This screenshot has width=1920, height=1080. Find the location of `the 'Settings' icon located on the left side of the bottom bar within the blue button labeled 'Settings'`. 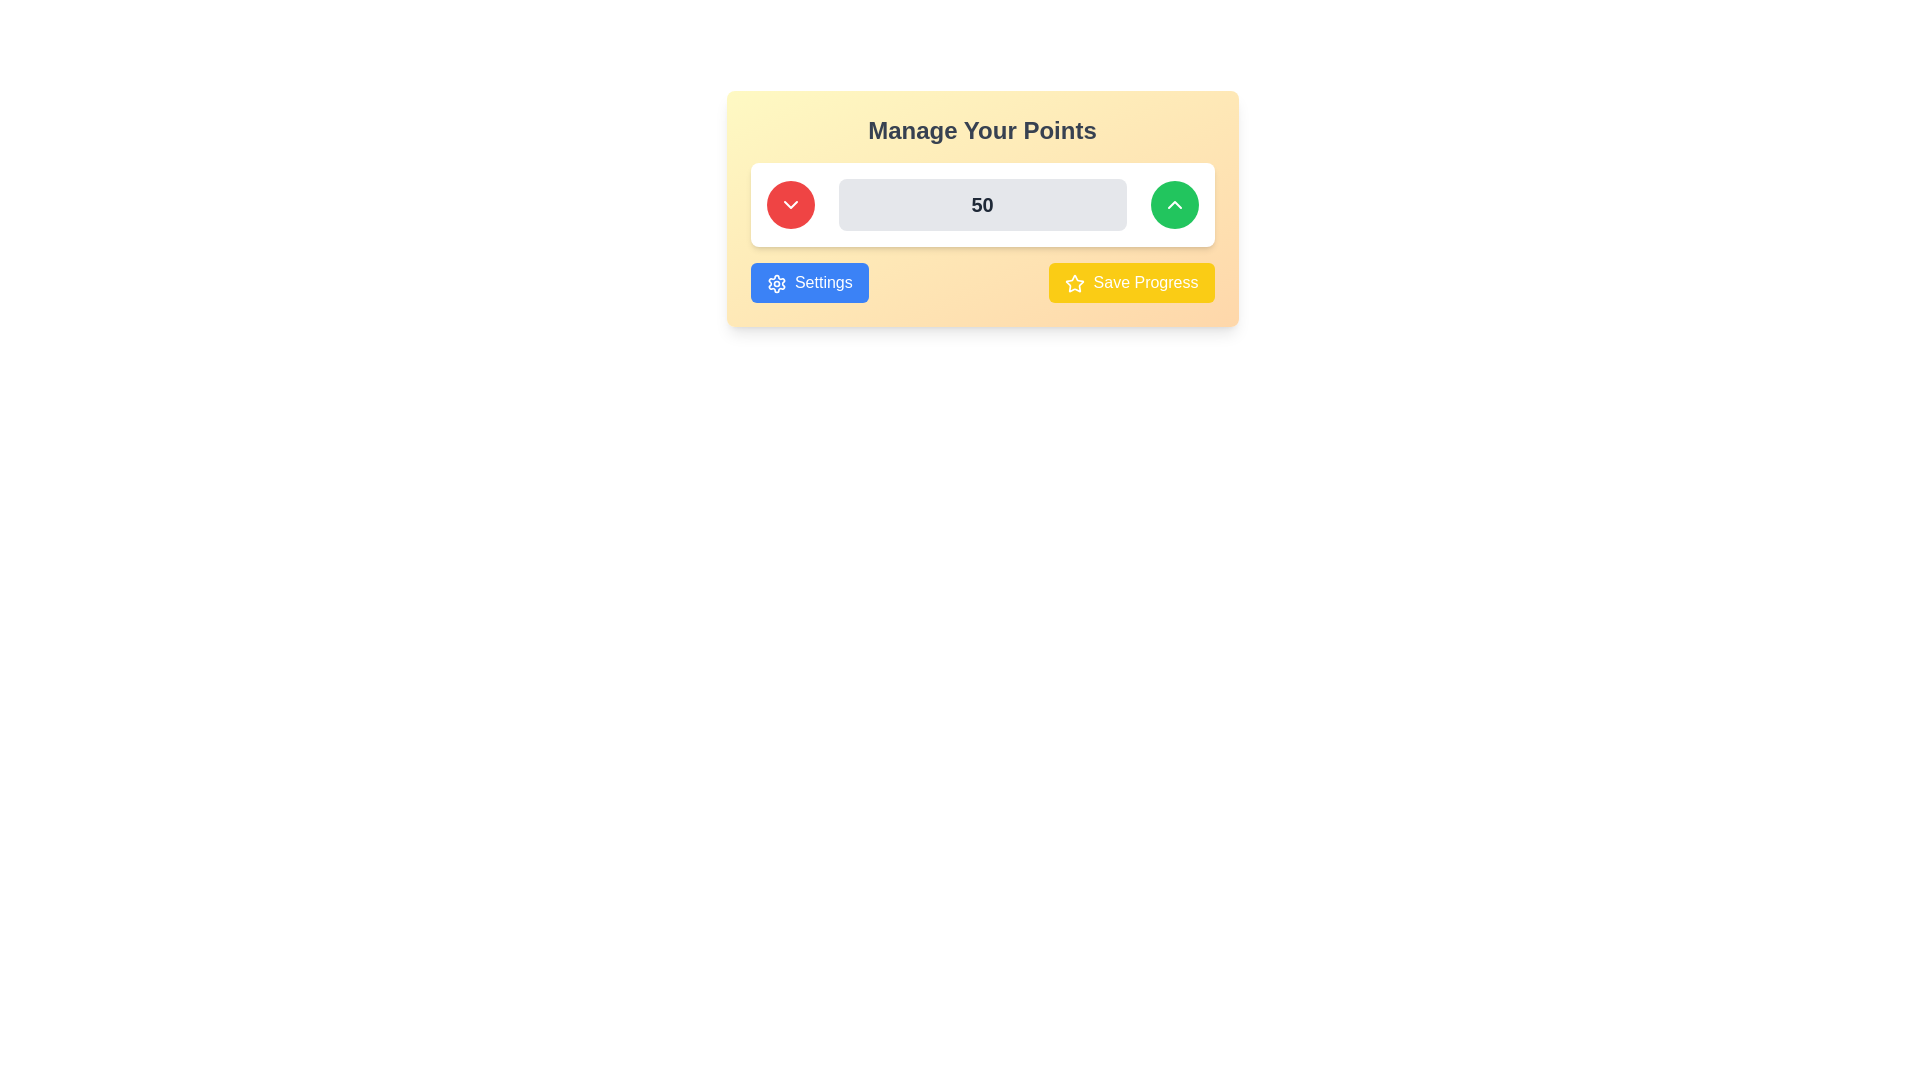

the 'Settings' icon located on the left side of the bottom bar within the blue button labeled 'Settings' is located at coordinates (775, 283).